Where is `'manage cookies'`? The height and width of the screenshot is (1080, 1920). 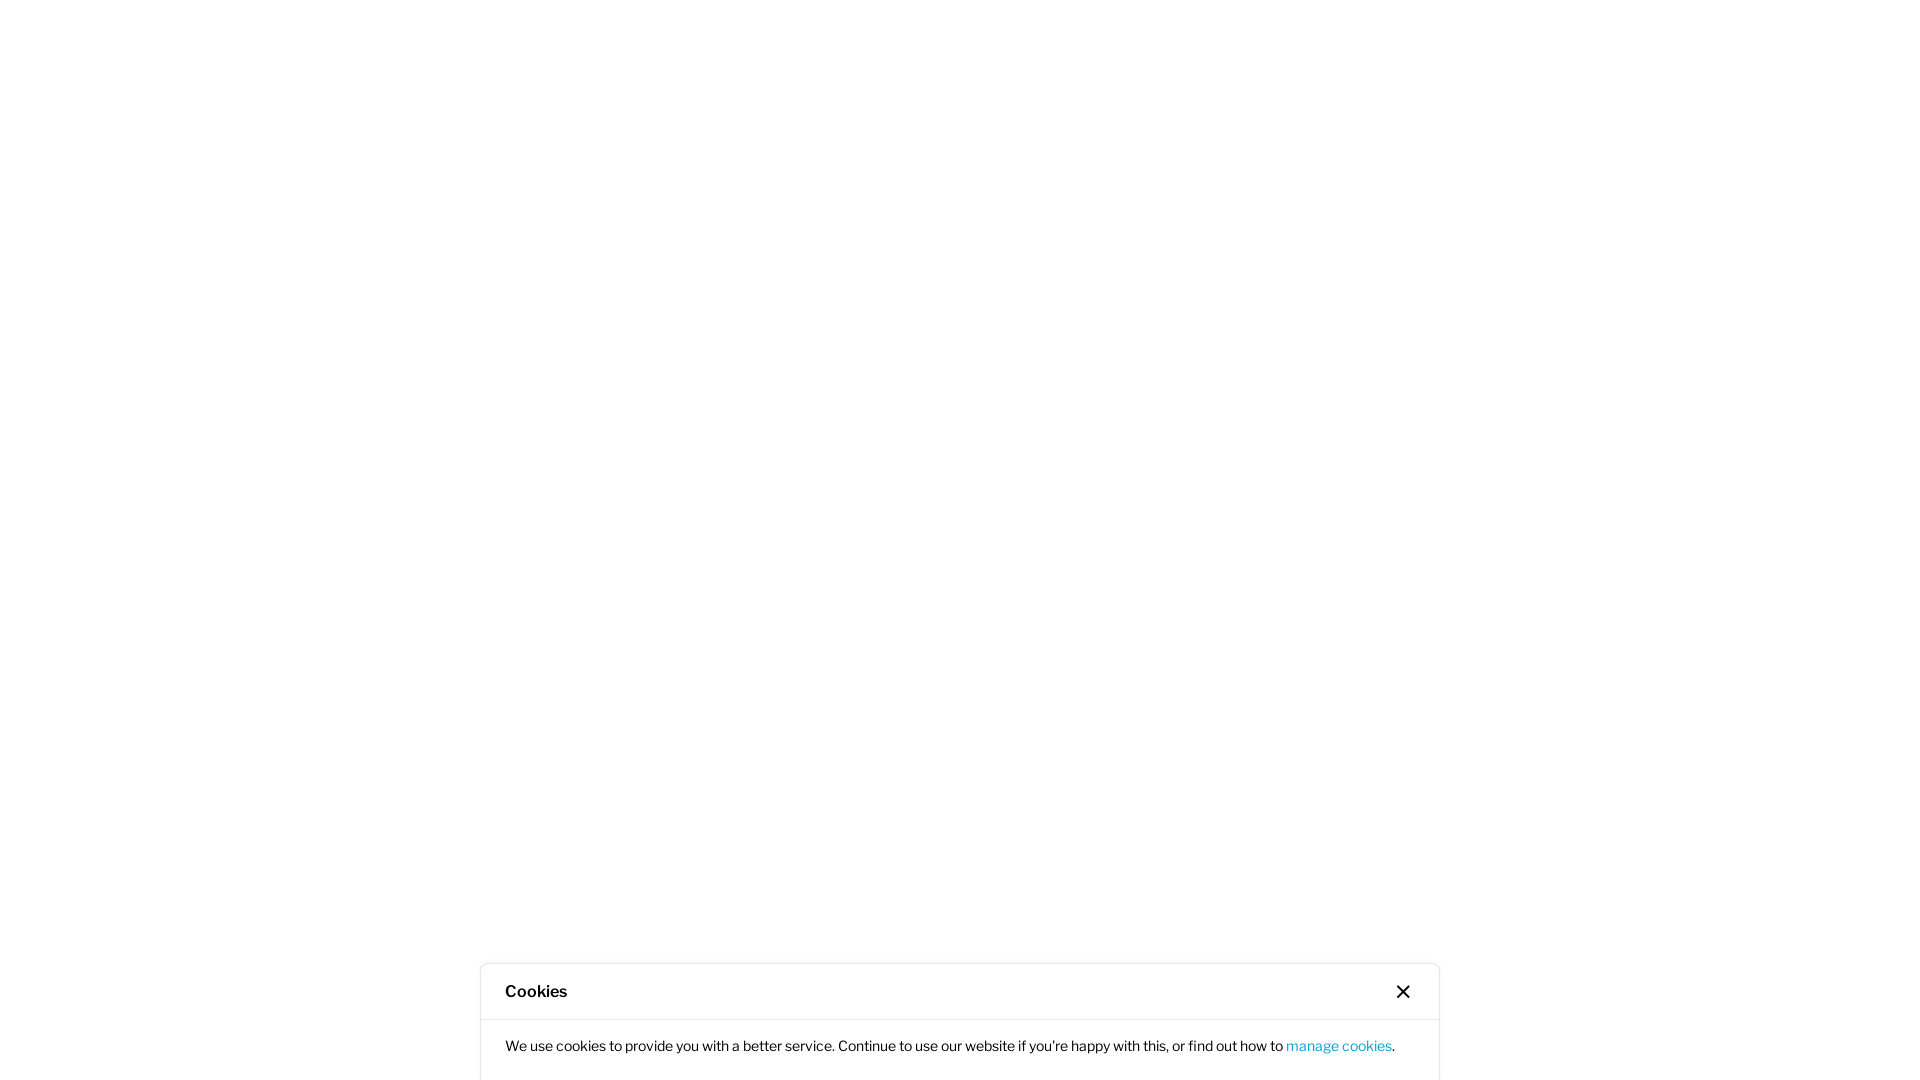 'manage cookies' is located at coordinates (1286, 1044).